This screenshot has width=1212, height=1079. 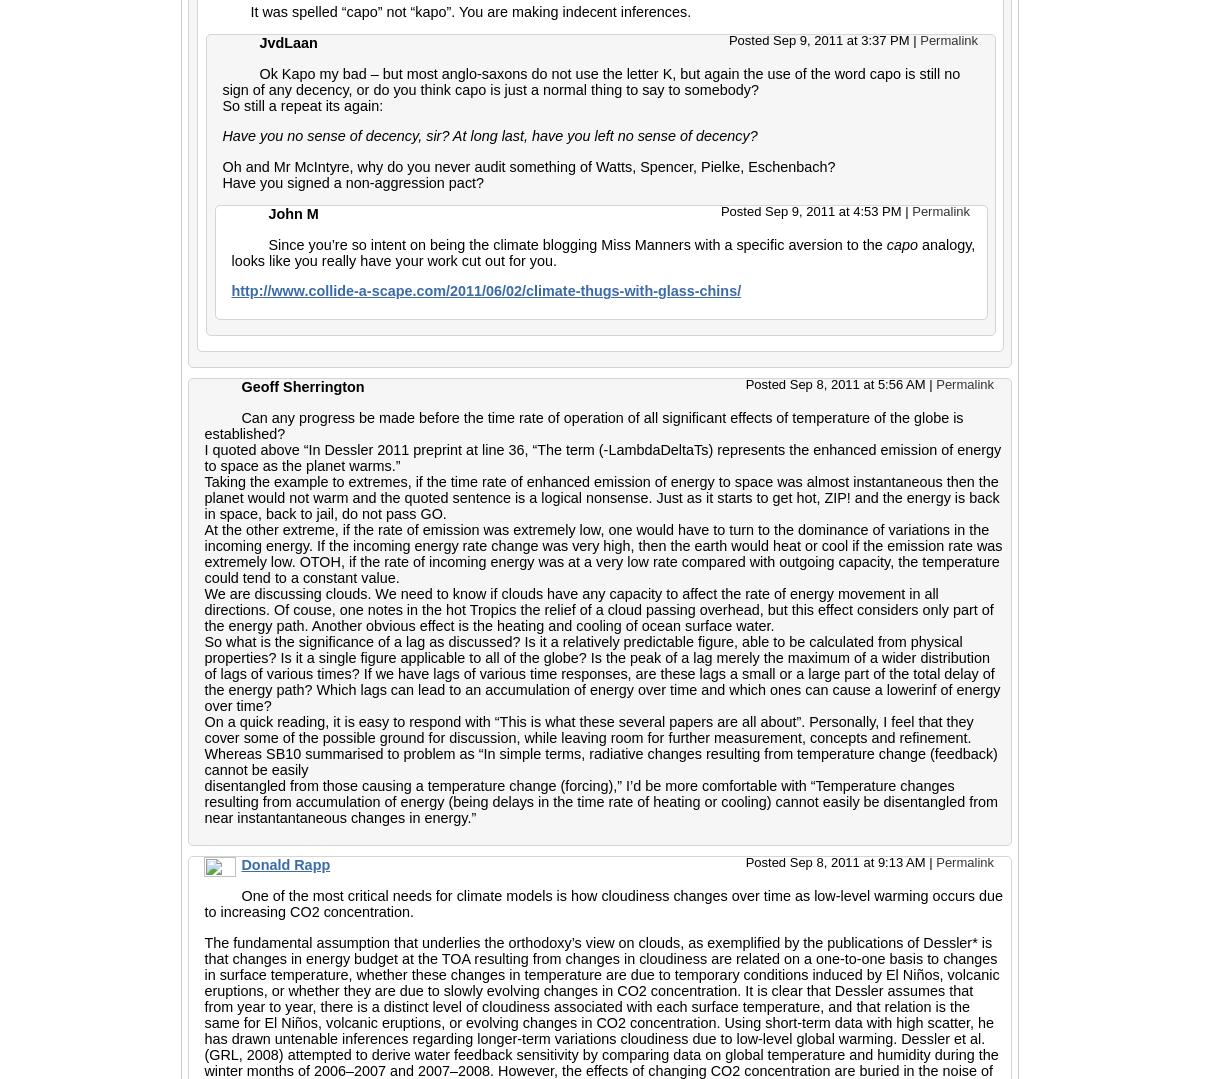 What do you see at coordinates (202, 902) in the screenshot?
I see `'One of the most critical needs for climate models is how cloudiness changes over time as low-level warming occurs due to increasing CO2 concentration.'` at bounding box center [202, 902].